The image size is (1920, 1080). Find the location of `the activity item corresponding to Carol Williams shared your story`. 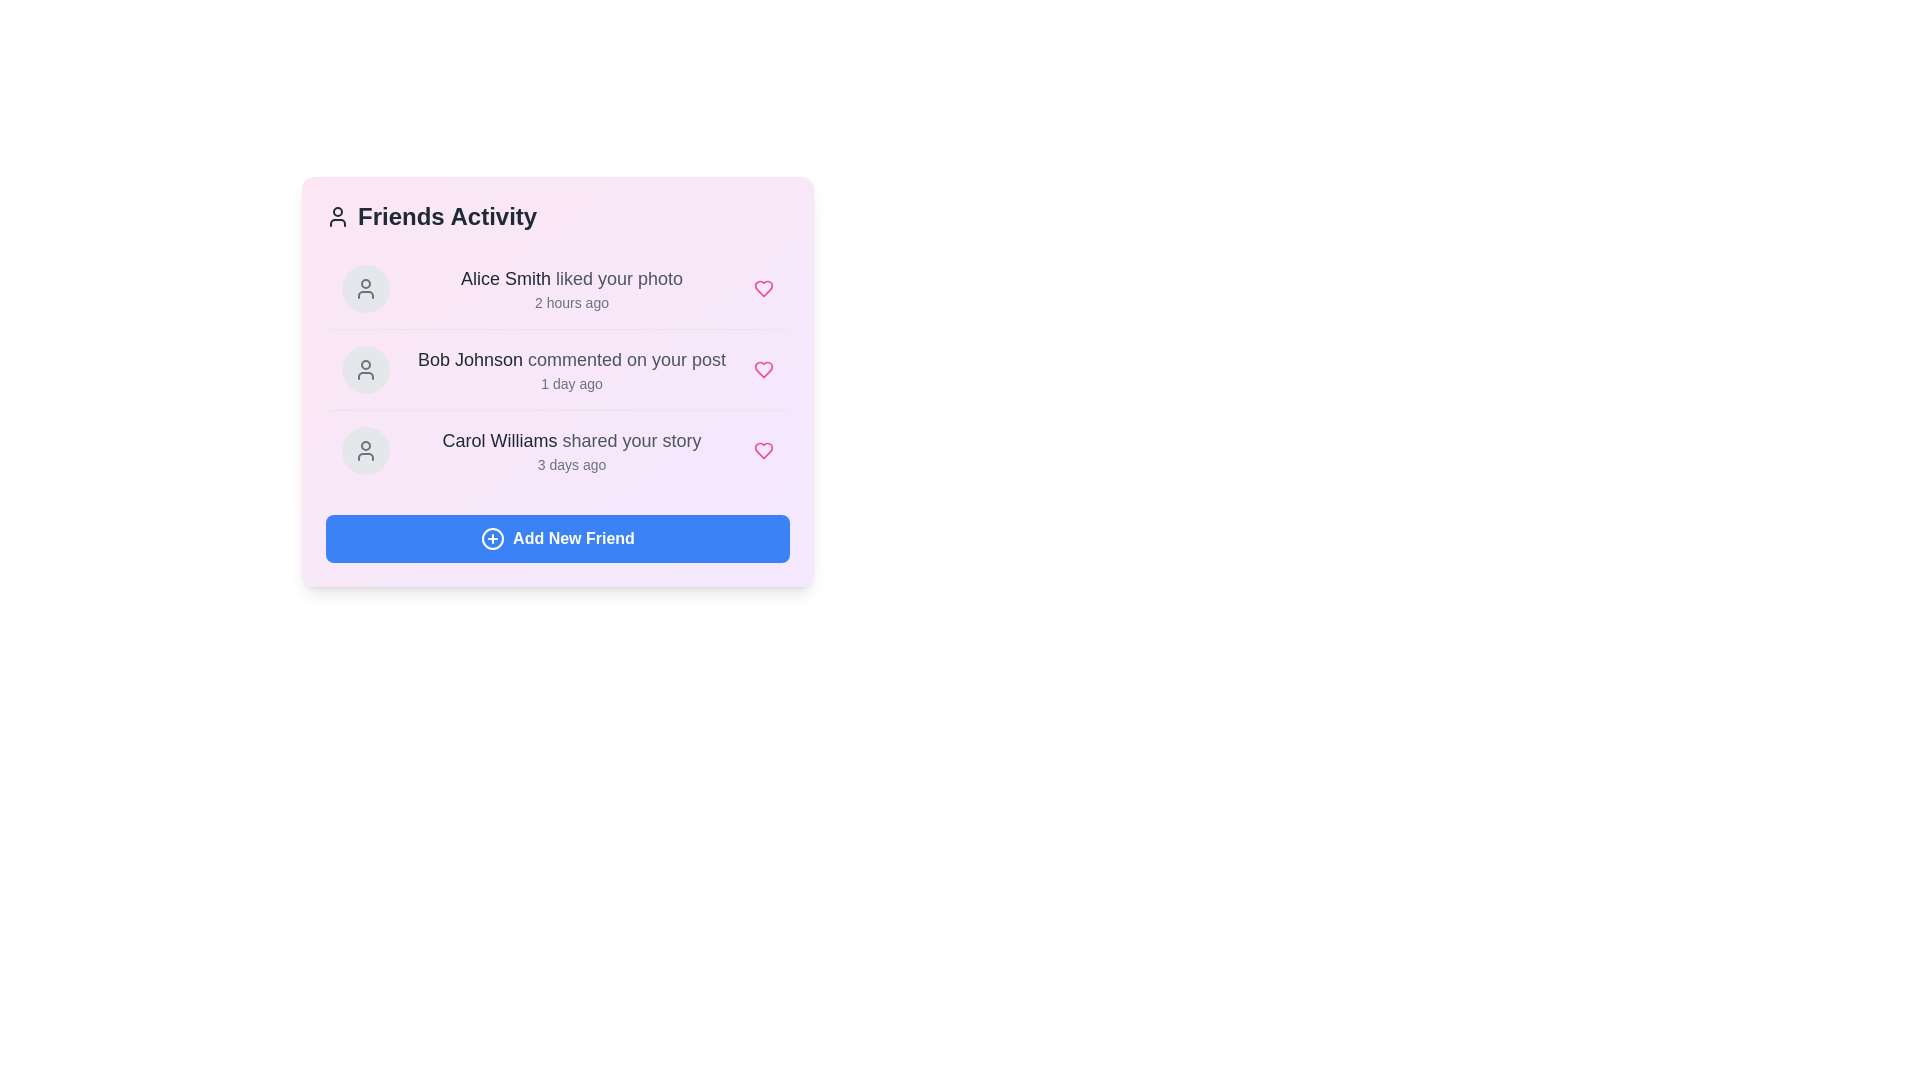

the activity item corresponding to Carol Williams shared your story is located at coordinates (557, 450).